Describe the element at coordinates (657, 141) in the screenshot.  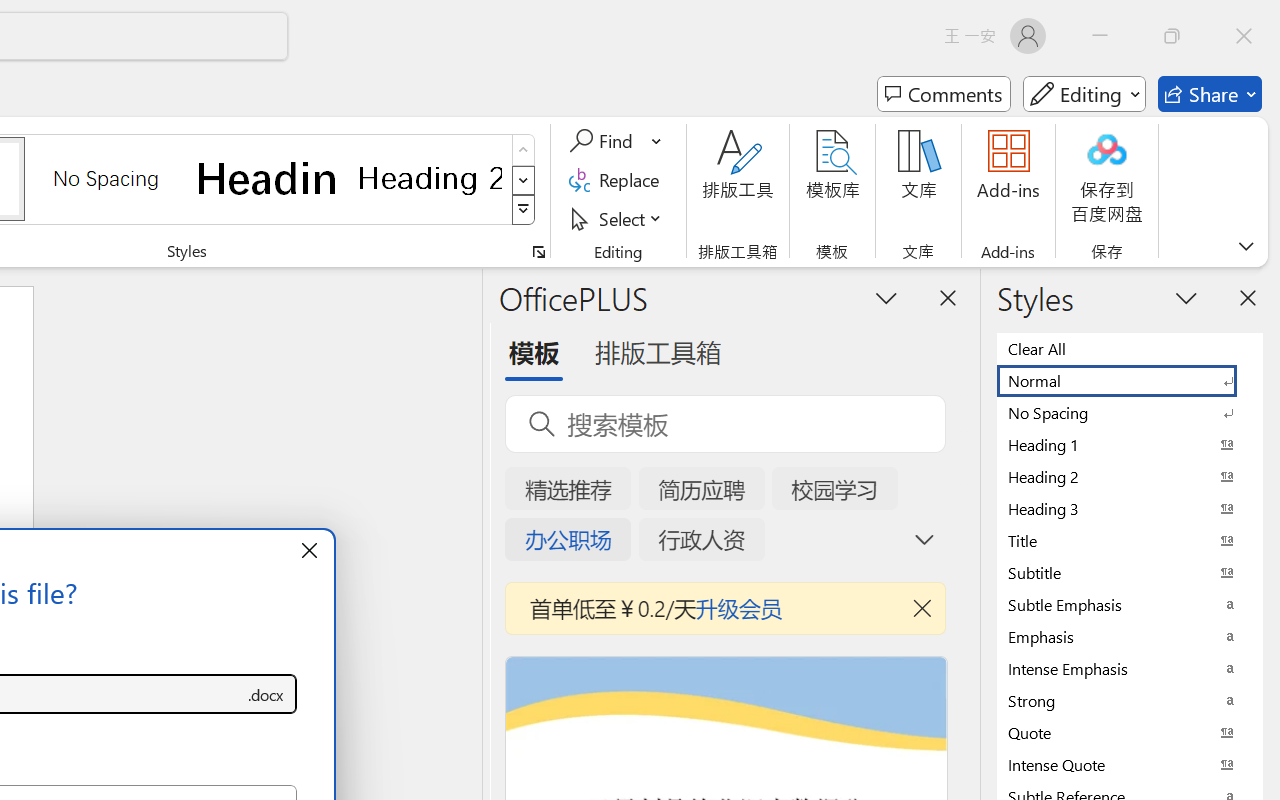
I see `'More Options'` at that location.